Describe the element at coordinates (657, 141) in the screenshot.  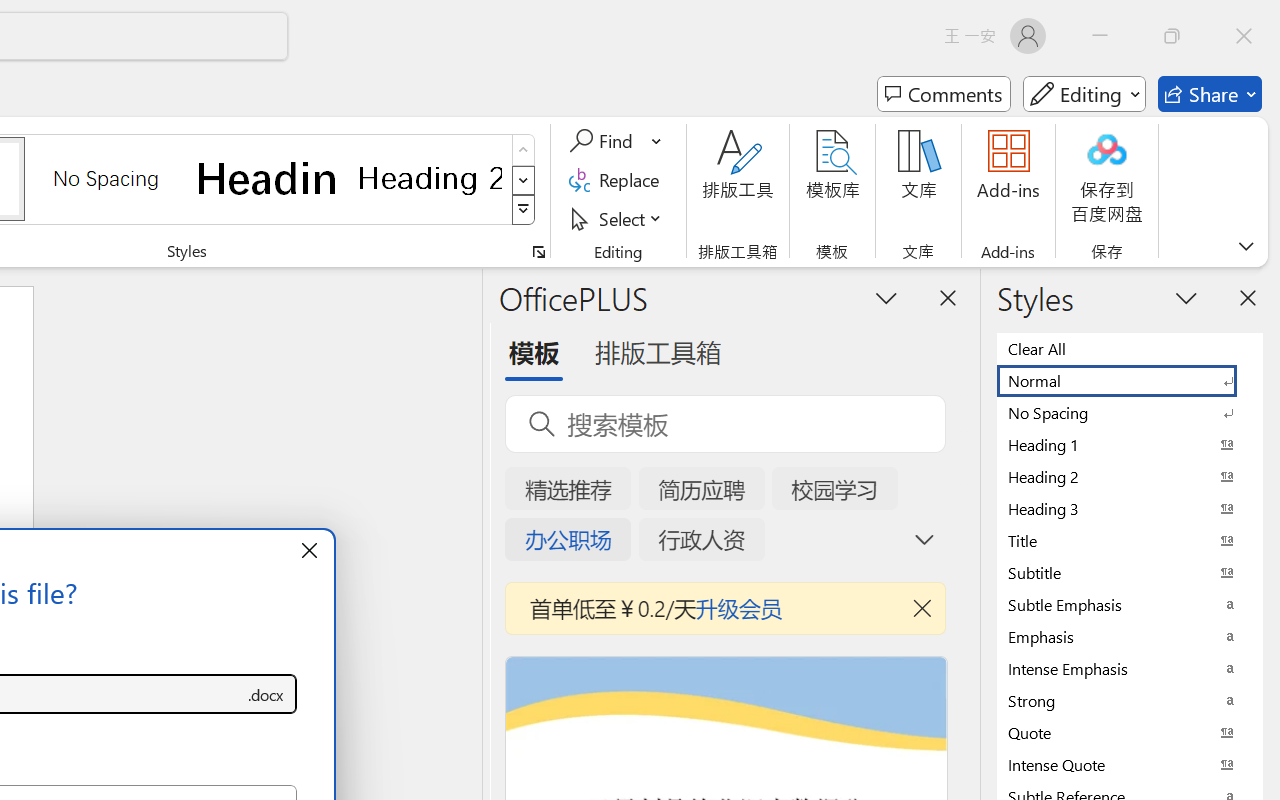
I see `'More Options'` at that location.